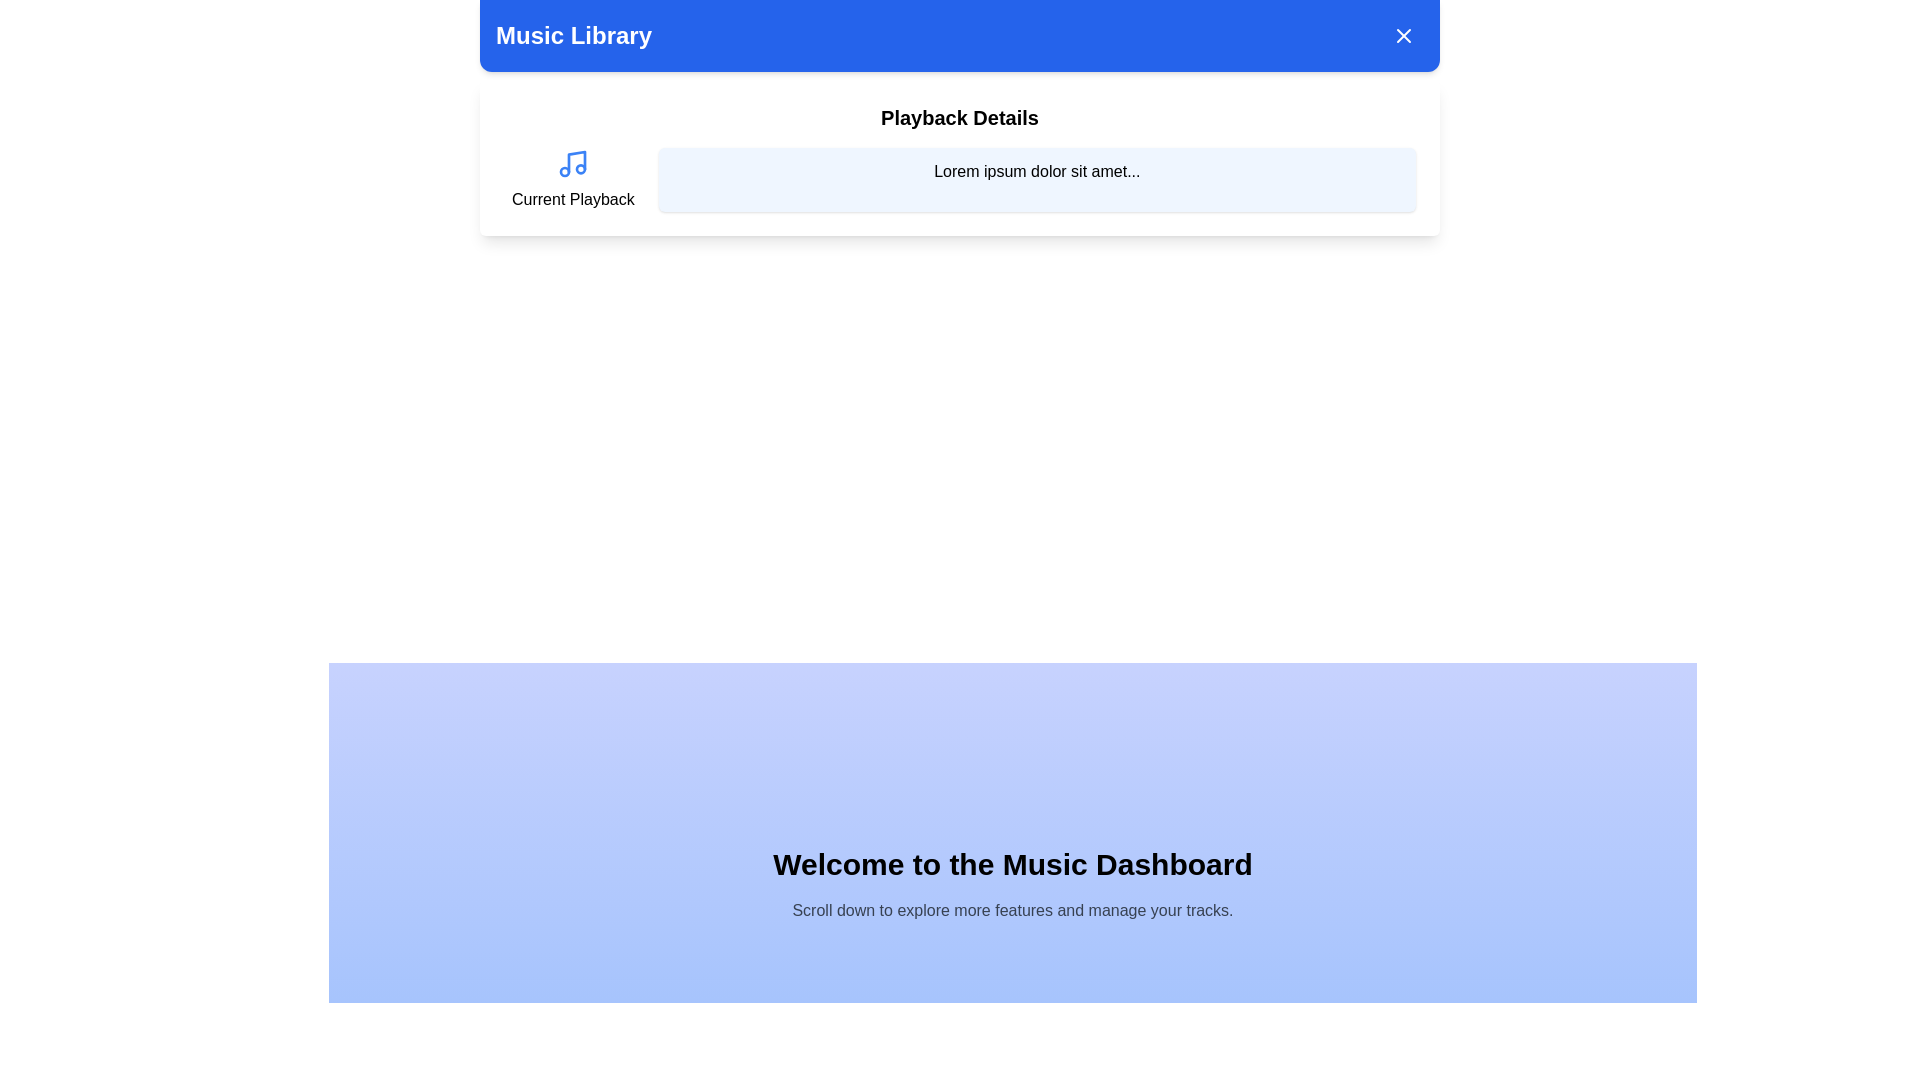 This screenshot has height=1080, width=1920. Describe the element at coordinates (1012, 863) in the screenshot. I see `the welcoming title for the Music Dashboard, which is centered in the blue section of the interface` at that location.